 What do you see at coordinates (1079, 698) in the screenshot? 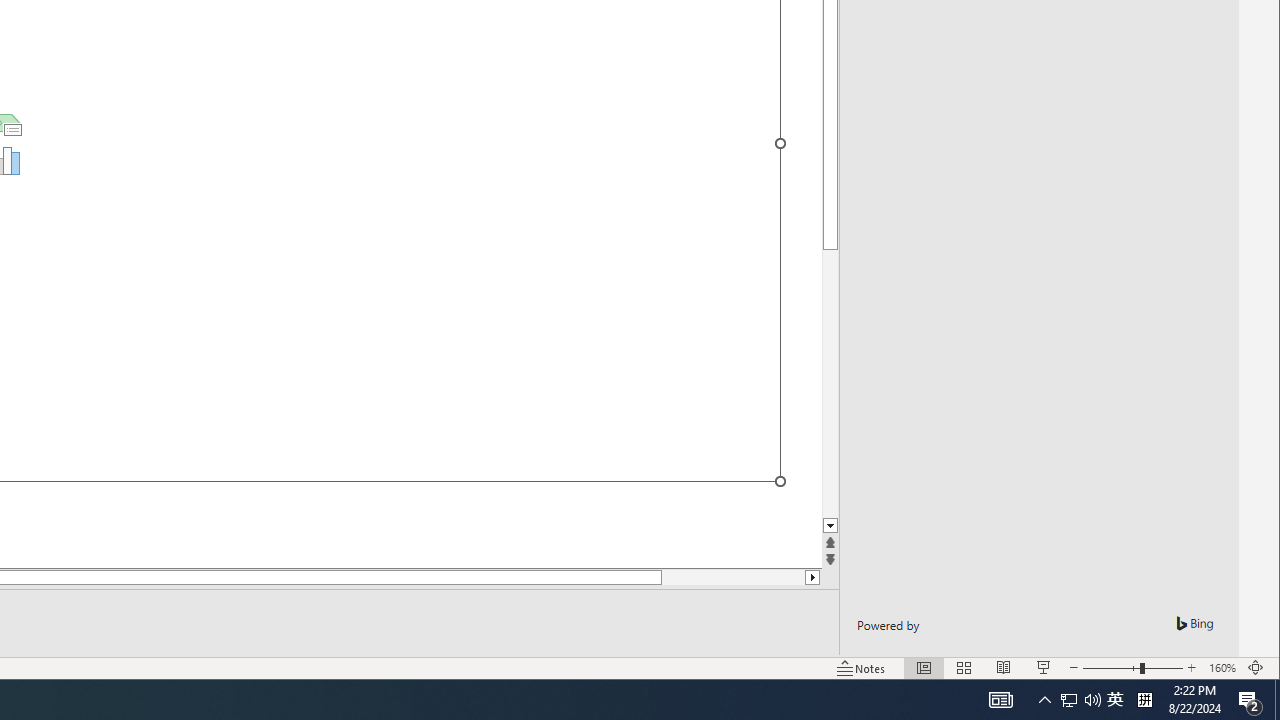
I see `'User Promoted Notification Area'` at bounding box center [1079, 698].